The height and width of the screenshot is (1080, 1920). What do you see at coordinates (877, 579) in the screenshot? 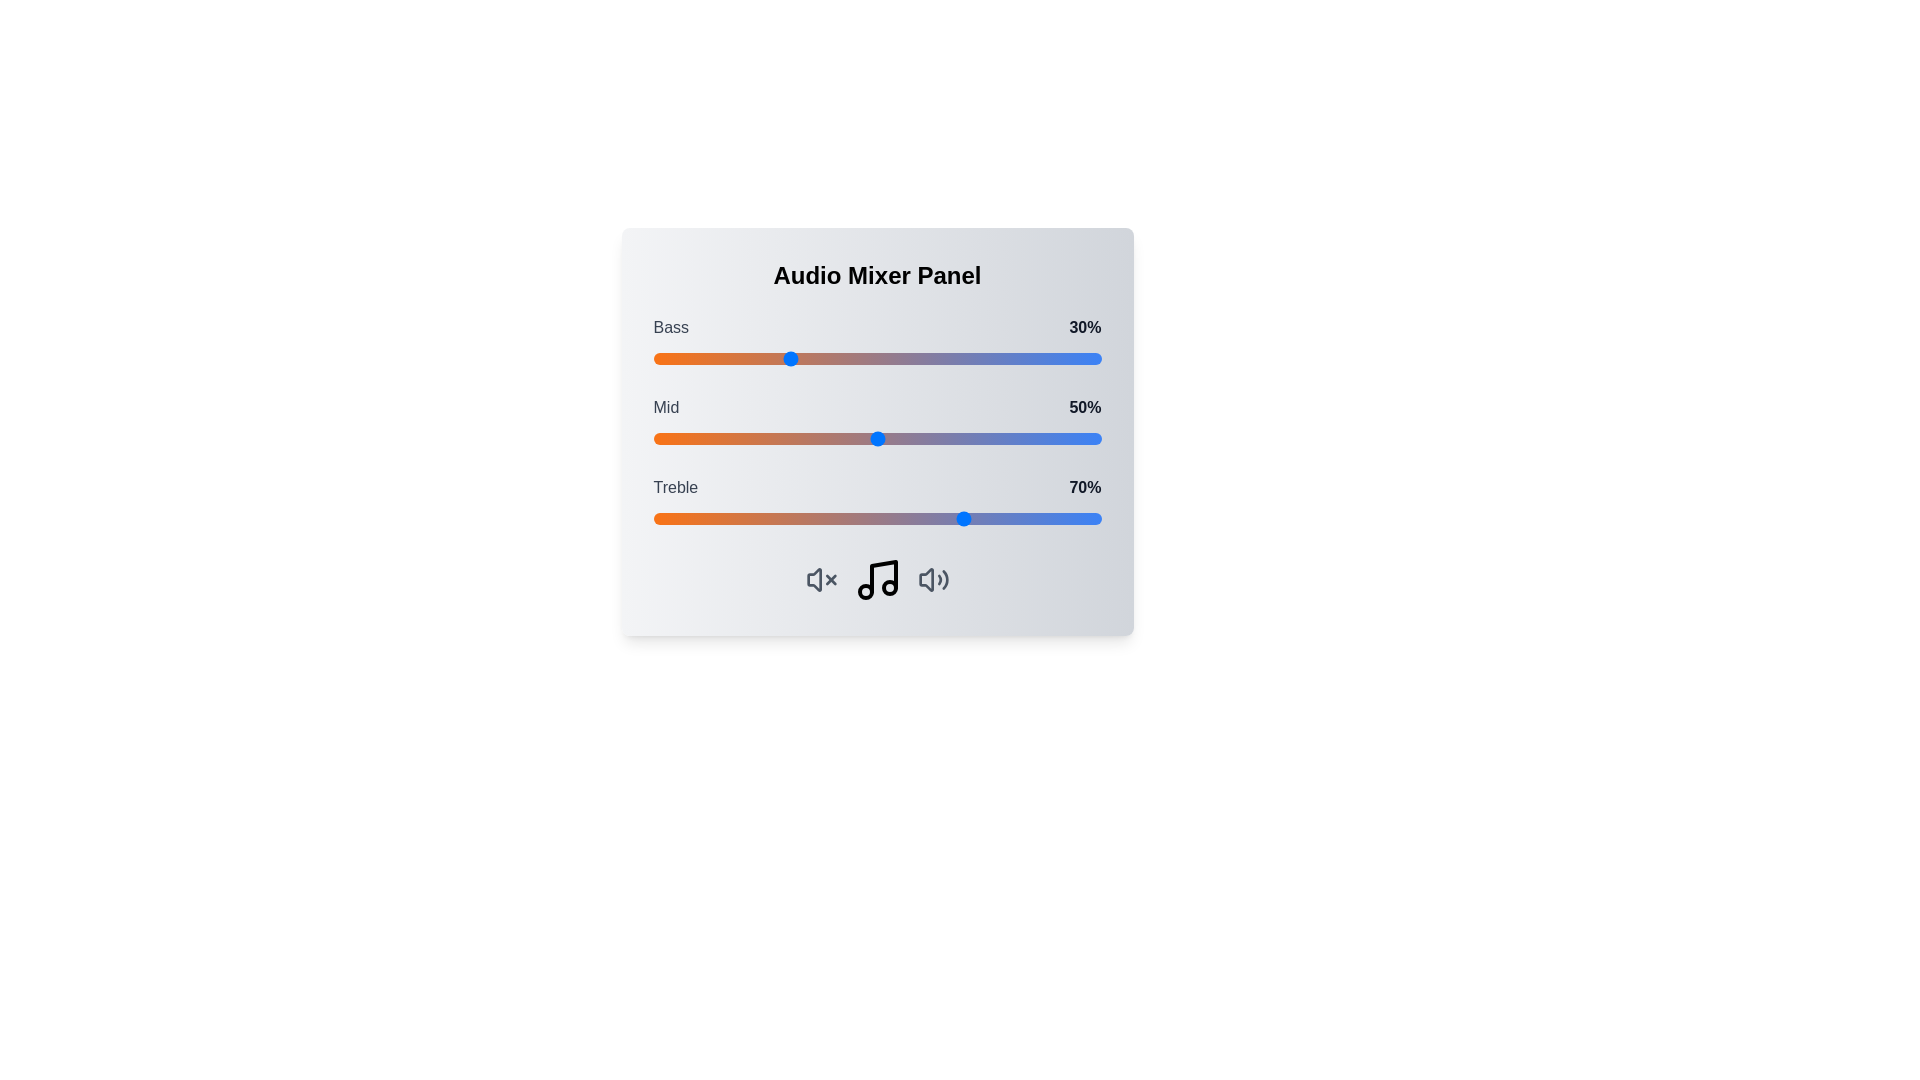
I see `the music icon to interact with the corresponding volume control` at bounding box center [877, 579].